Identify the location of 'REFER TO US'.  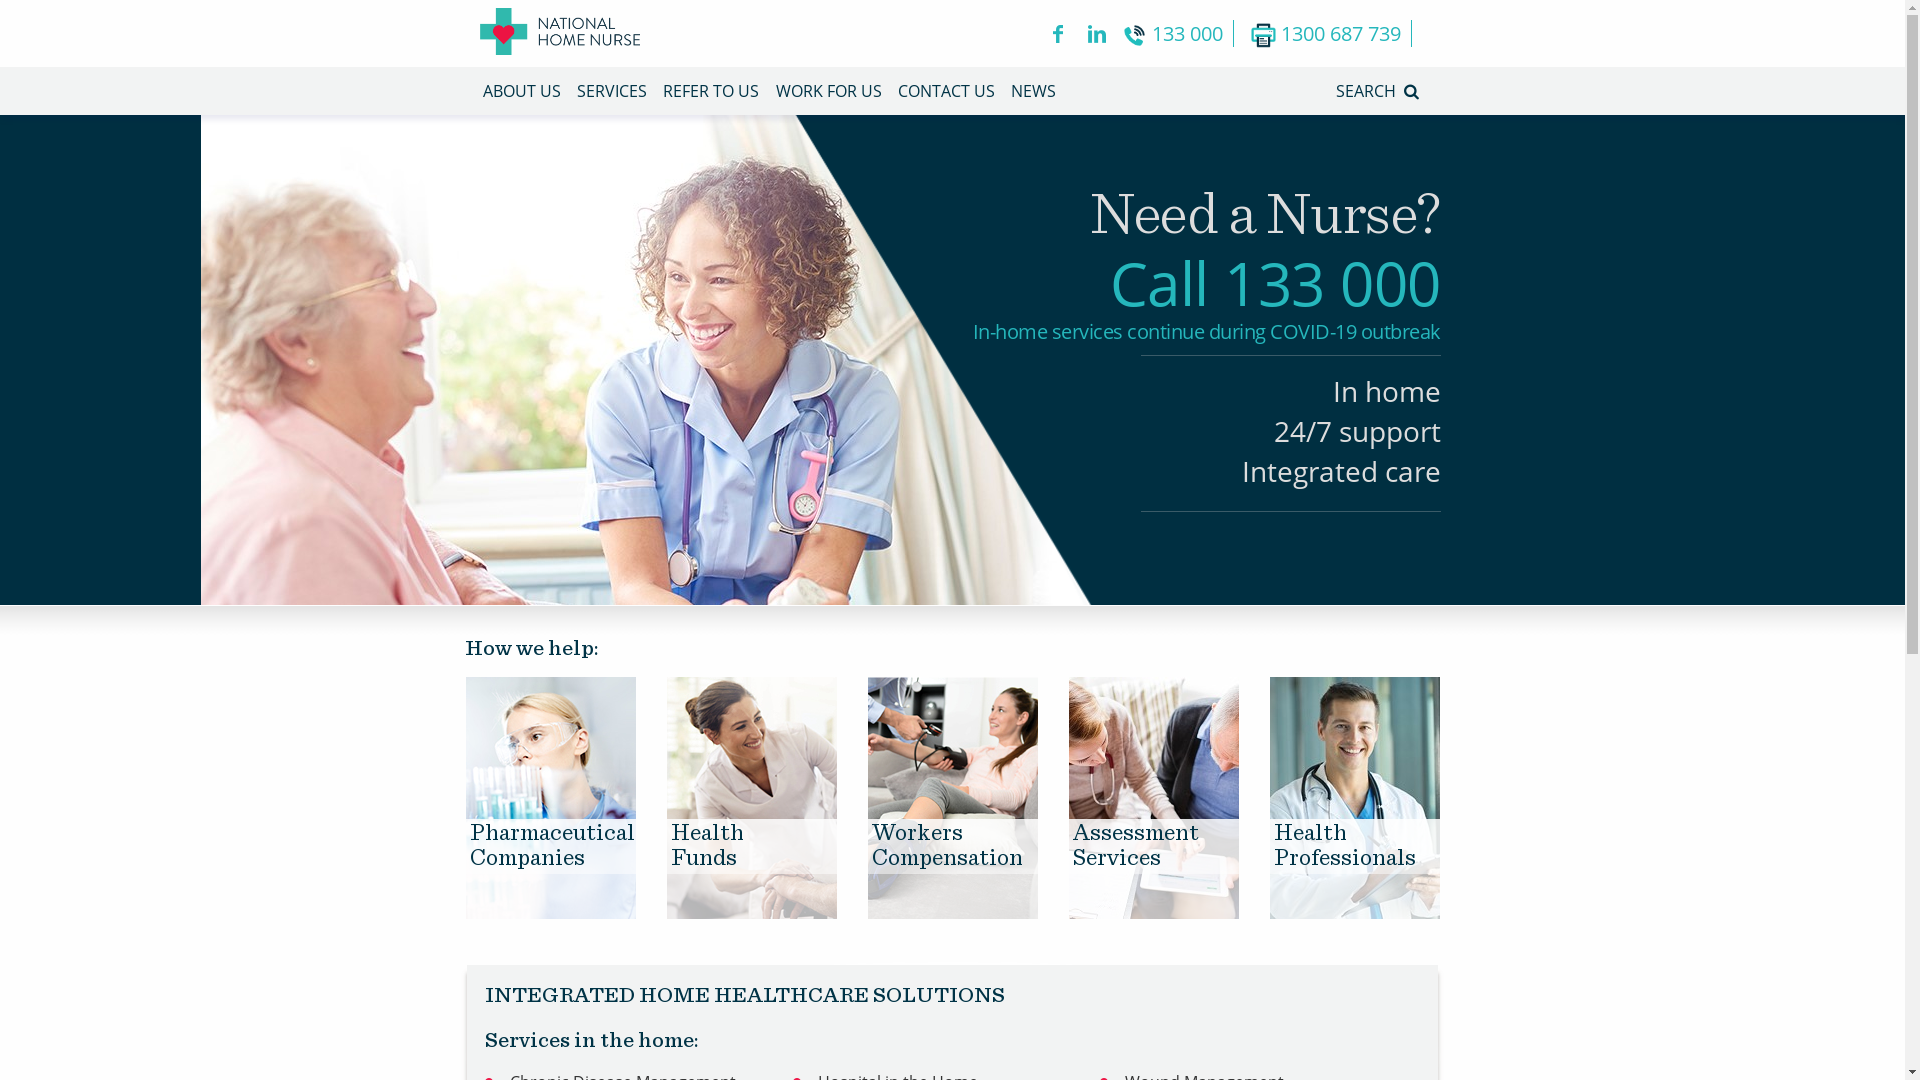
(710, 91).